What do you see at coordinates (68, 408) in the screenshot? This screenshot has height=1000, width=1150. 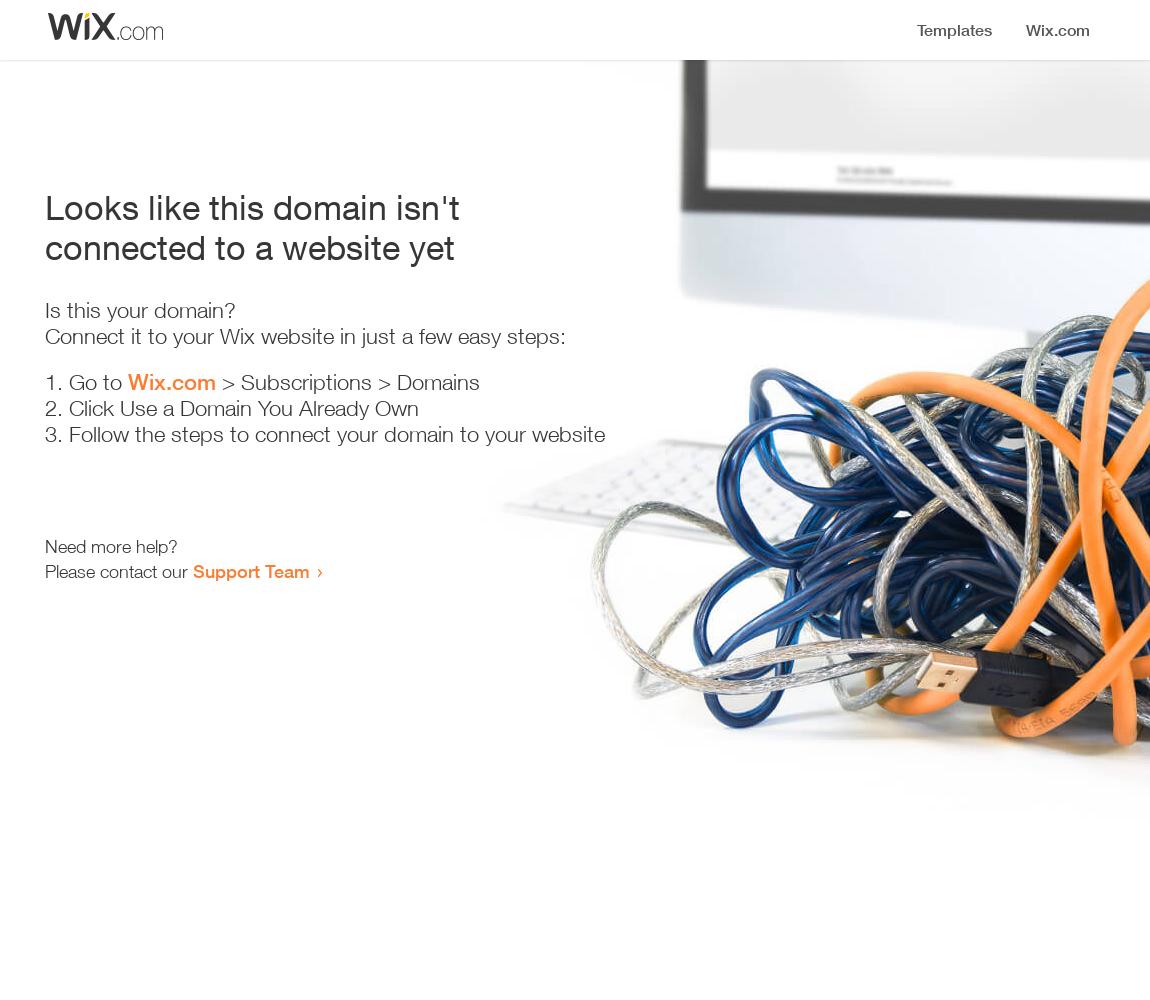 I see `'Click Use a Domain You Already Own'` at bounding box center [68, 408].